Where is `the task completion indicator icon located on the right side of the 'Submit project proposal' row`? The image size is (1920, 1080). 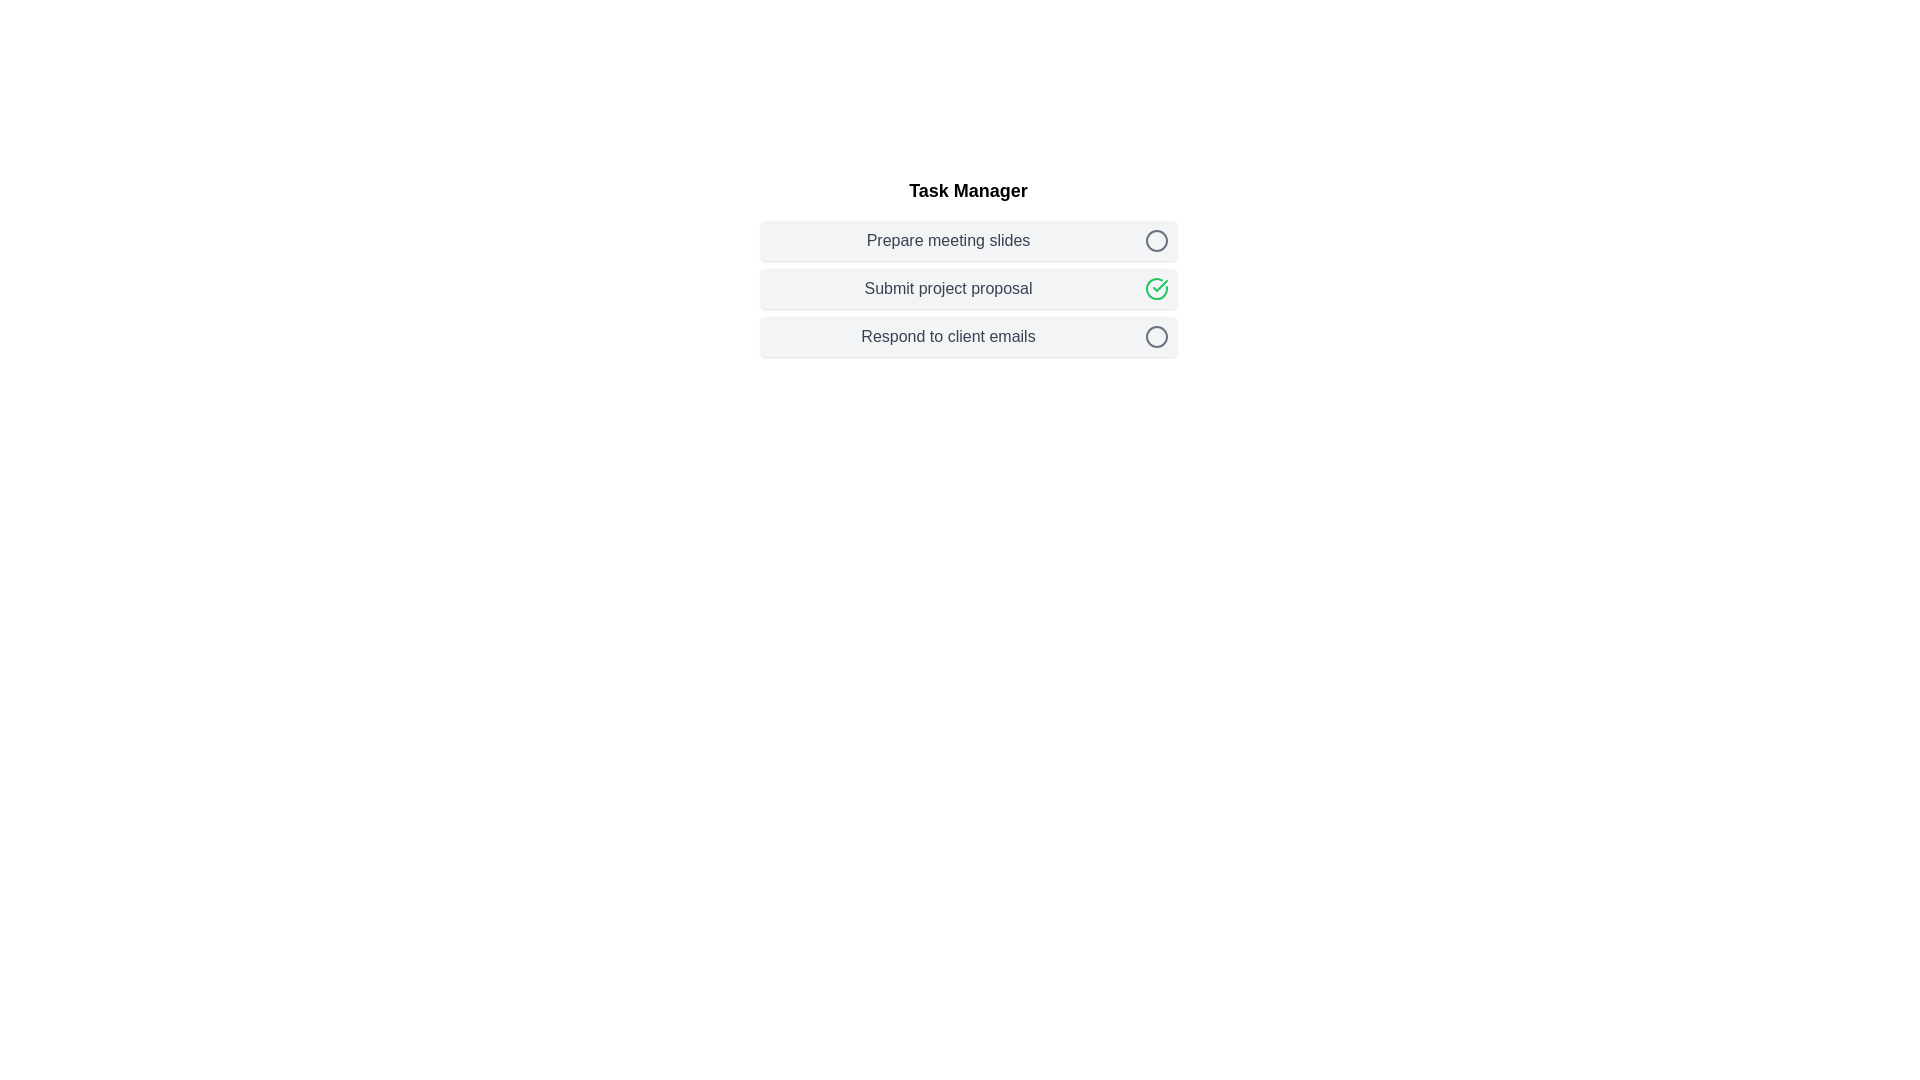 the task completion indicator icon located on the right side of the 'Submit project proposal' row is located at coordinates (1156, 289).